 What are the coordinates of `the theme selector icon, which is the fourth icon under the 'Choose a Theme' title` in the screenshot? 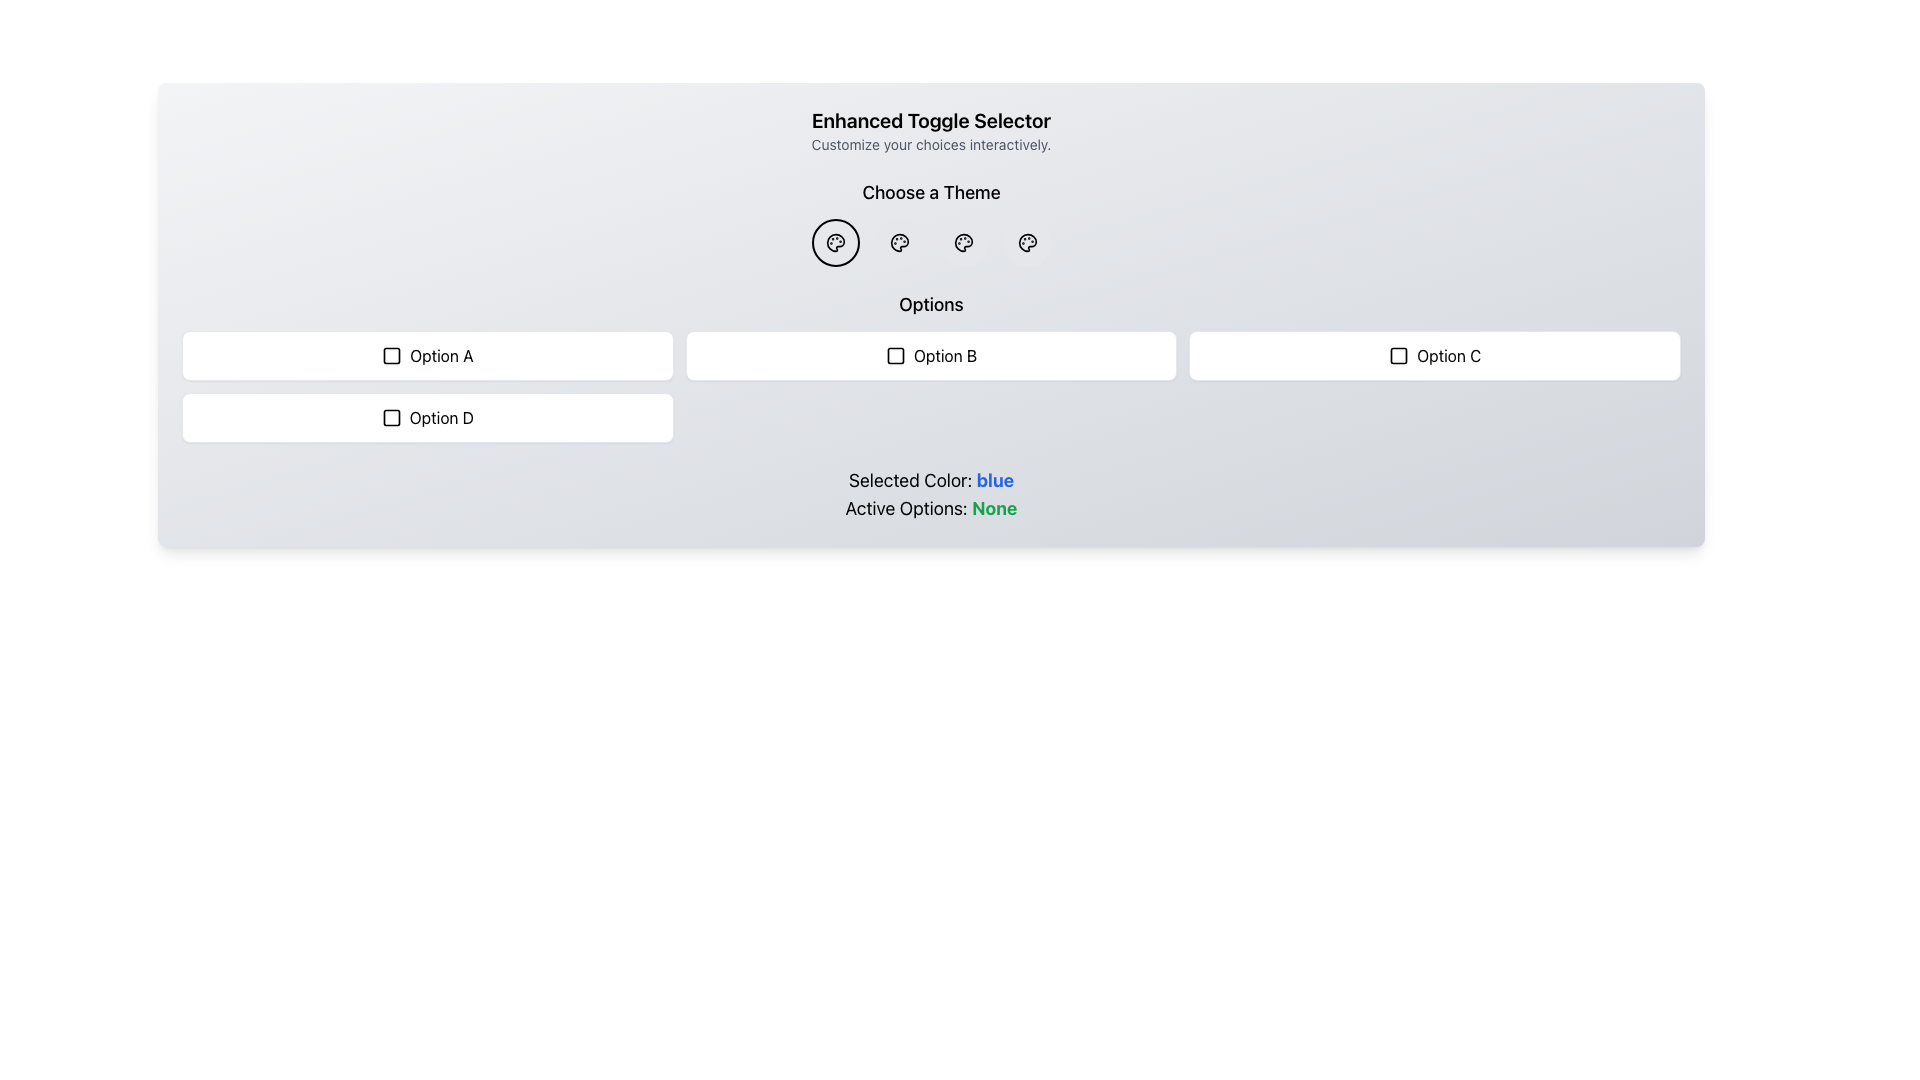 It's located at (1027, 242).